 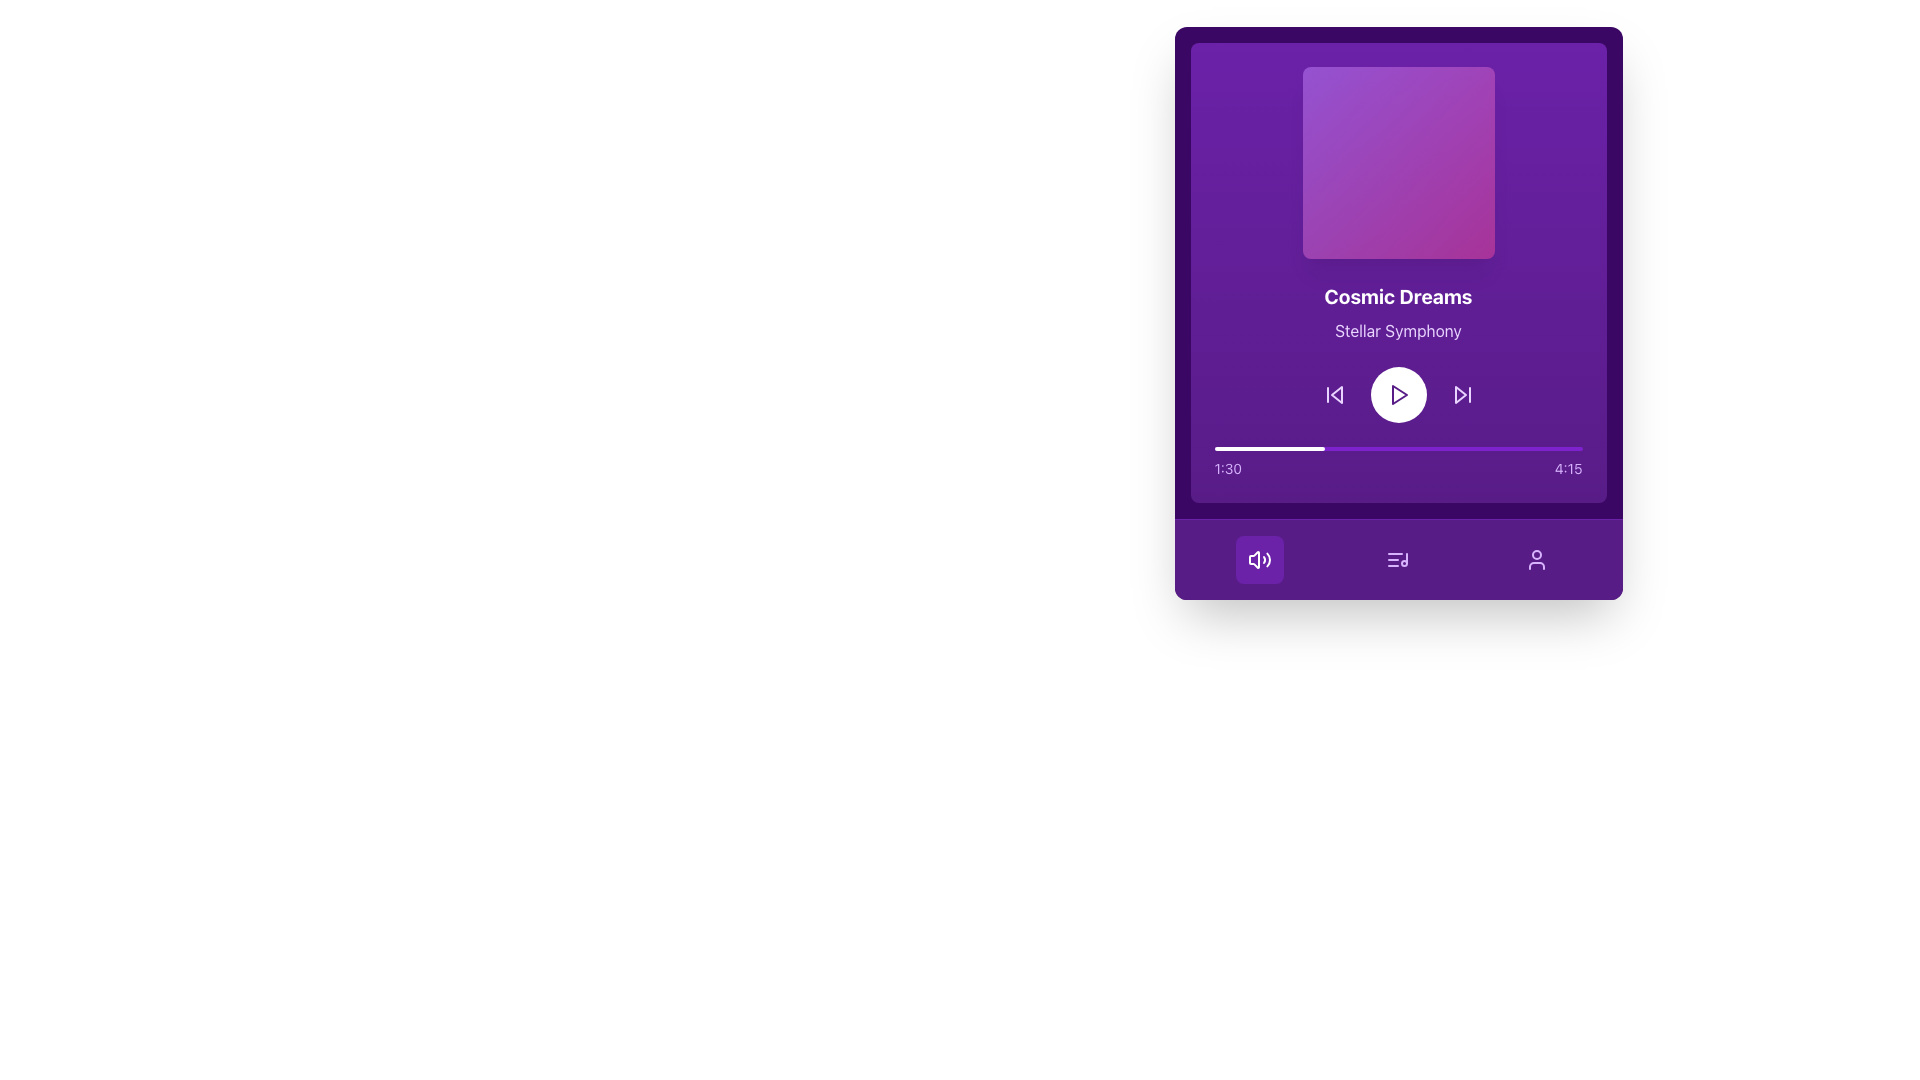 I want to click on the white speaker icon with sound waves on a purple background, so click(x=1258, y=559).